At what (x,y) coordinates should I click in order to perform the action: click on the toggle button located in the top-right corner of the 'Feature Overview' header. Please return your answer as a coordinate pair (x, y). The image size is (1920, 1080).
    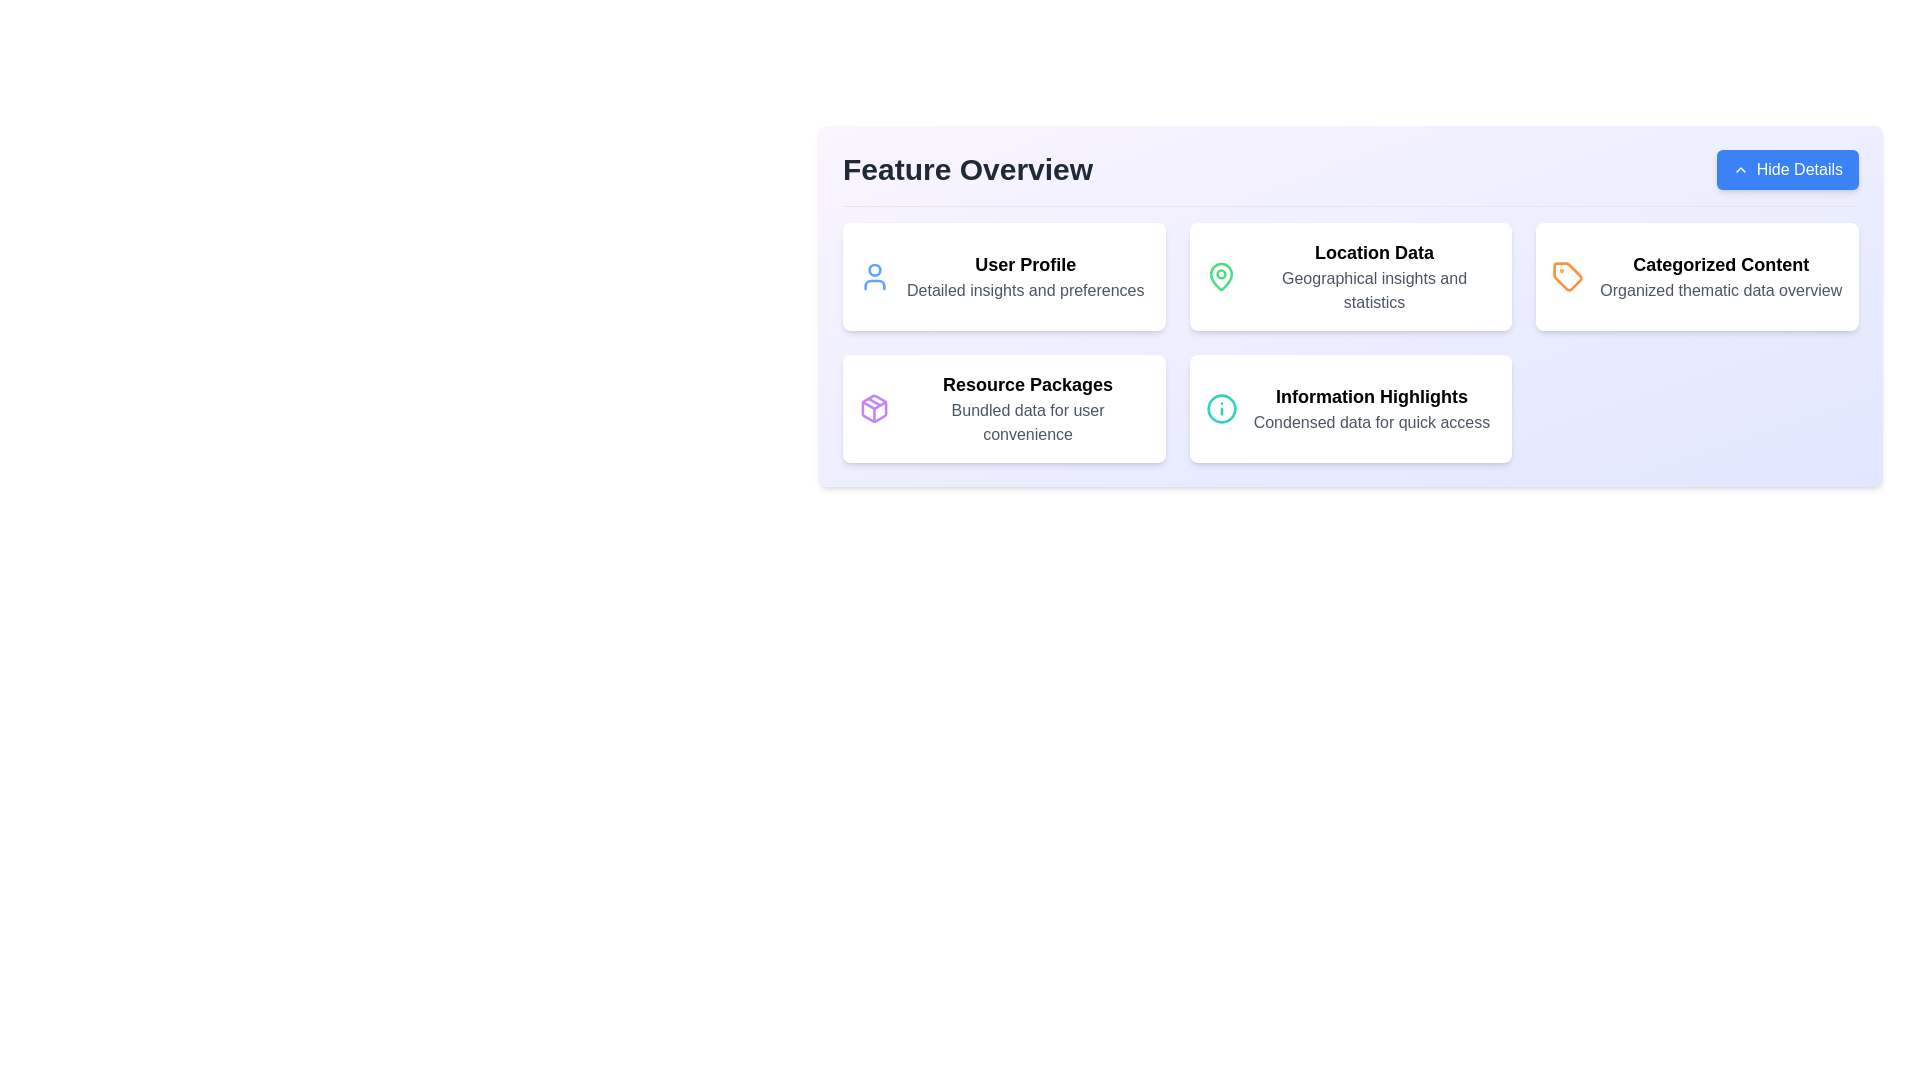
    Looking at the image, I should click on (1787, 168).